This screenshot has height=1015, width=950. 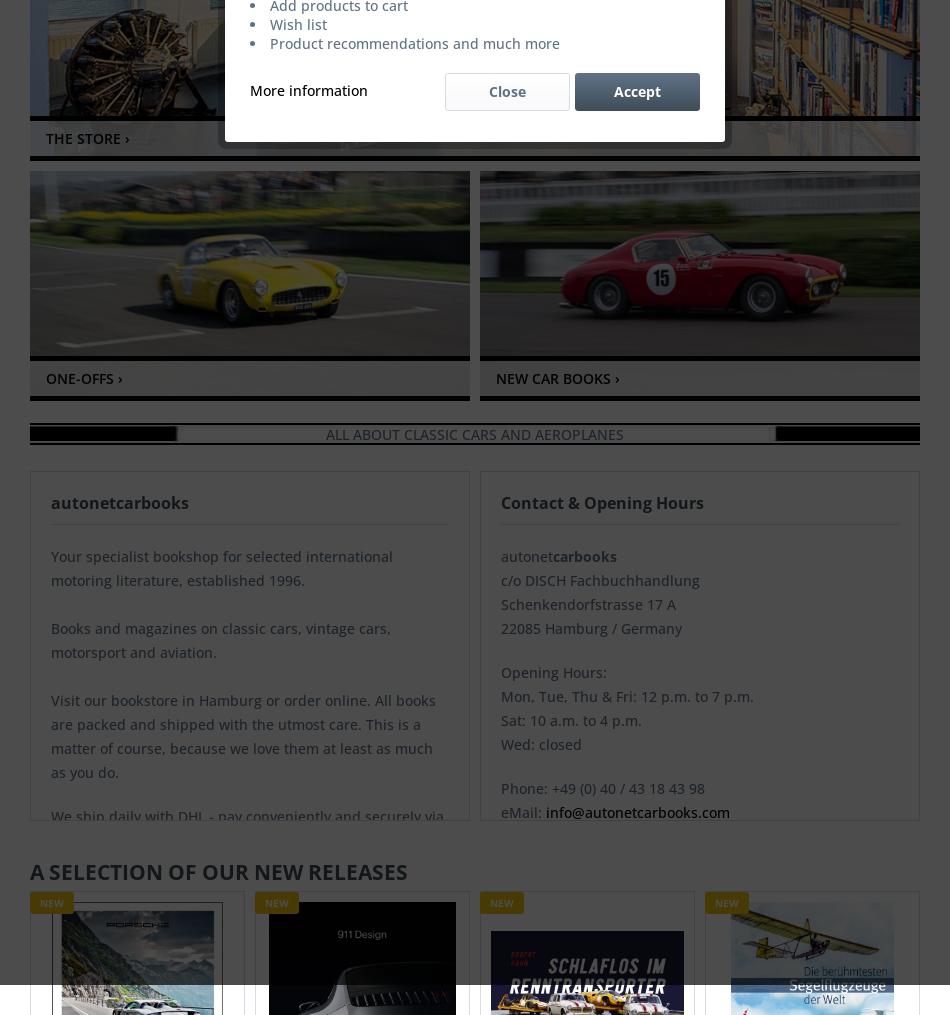 What do you see at coordinates (475, 433) in the screenshot?
I see `'All about classic cars and aeroplanes'` at bounding box center [475, 433].